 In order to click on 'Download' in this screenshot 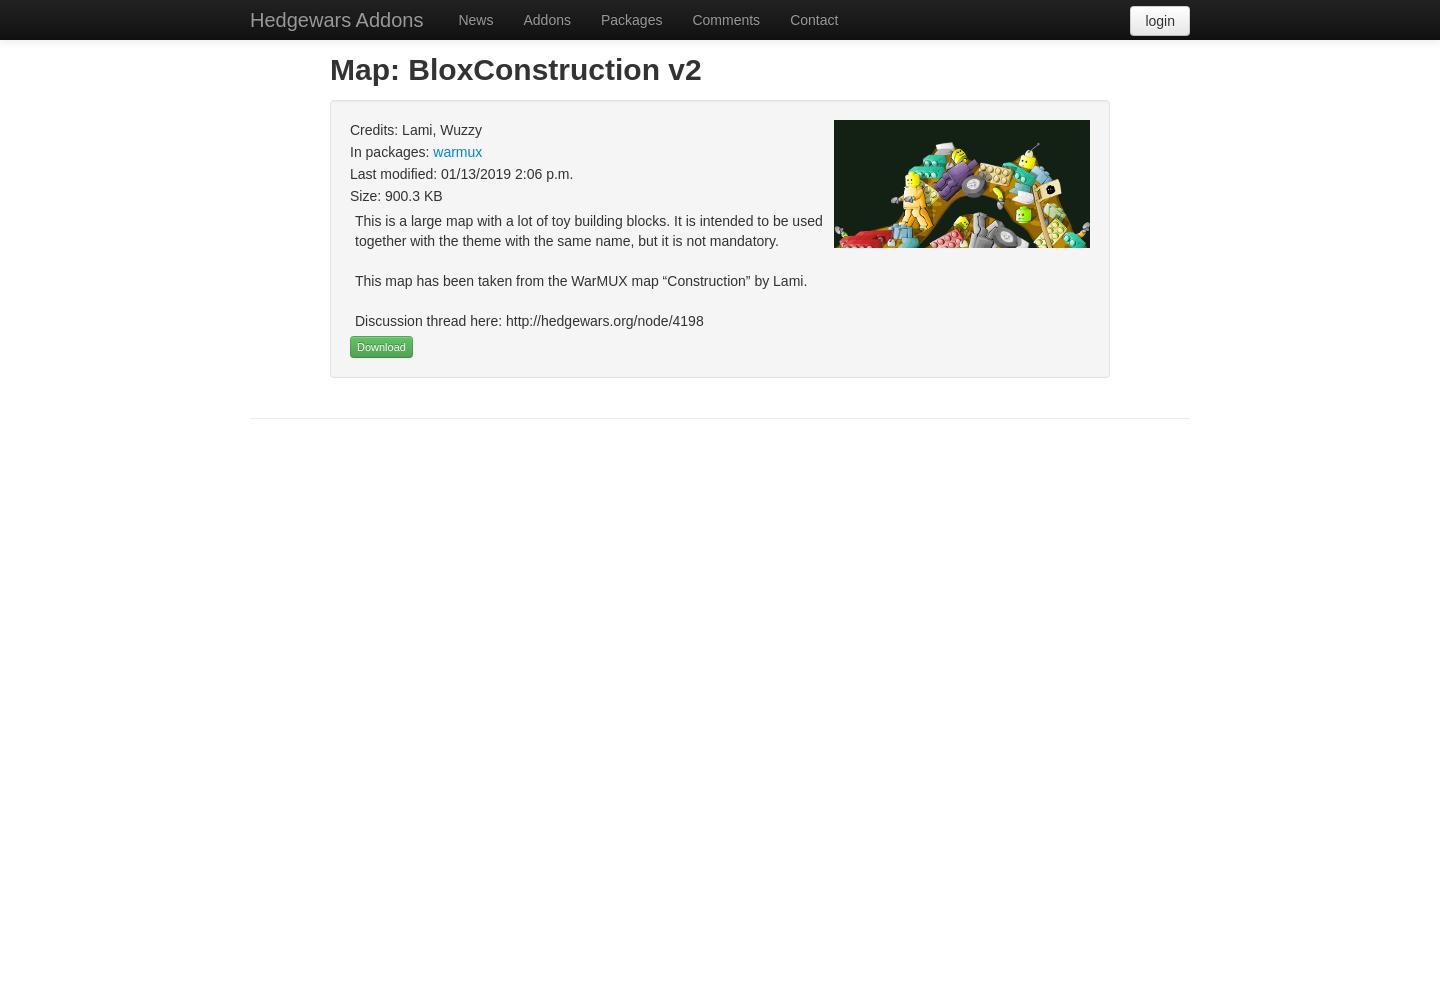, I will do `click(380, 346)`.